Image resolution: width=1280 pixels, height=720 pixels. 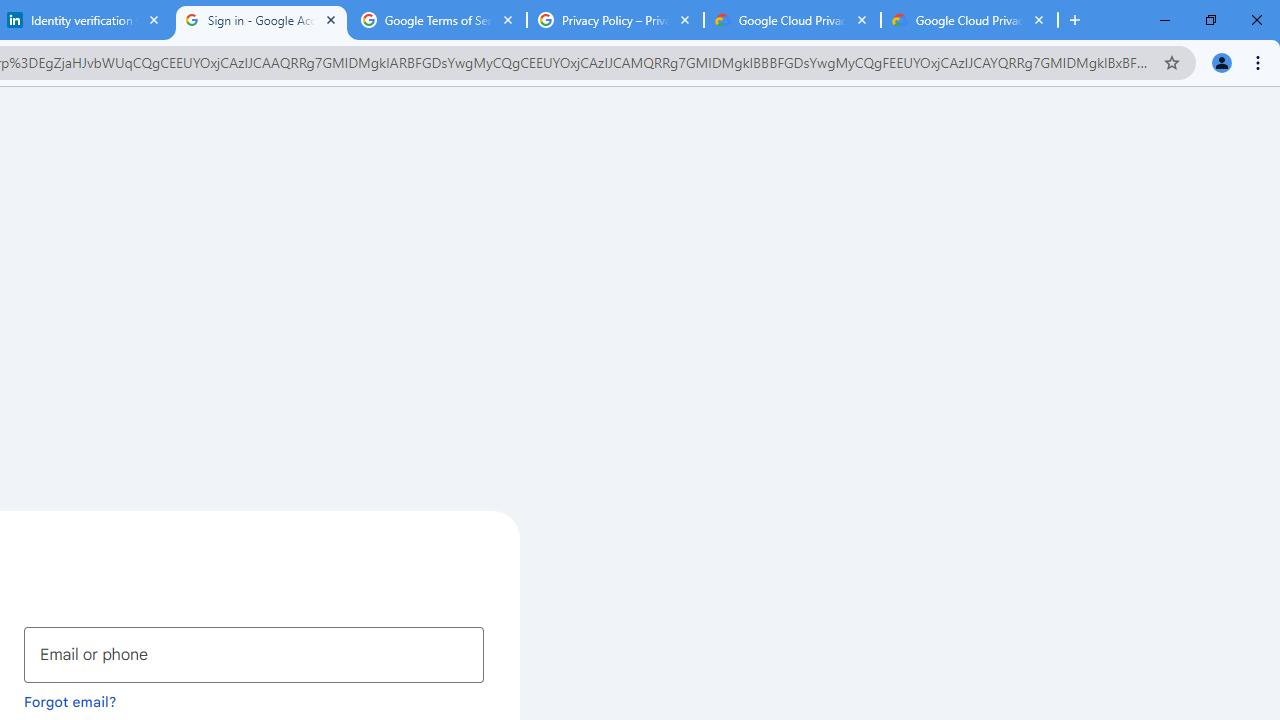 I want to click on 'Google Cloud Privacy Notice', so click(x=969, y=20).